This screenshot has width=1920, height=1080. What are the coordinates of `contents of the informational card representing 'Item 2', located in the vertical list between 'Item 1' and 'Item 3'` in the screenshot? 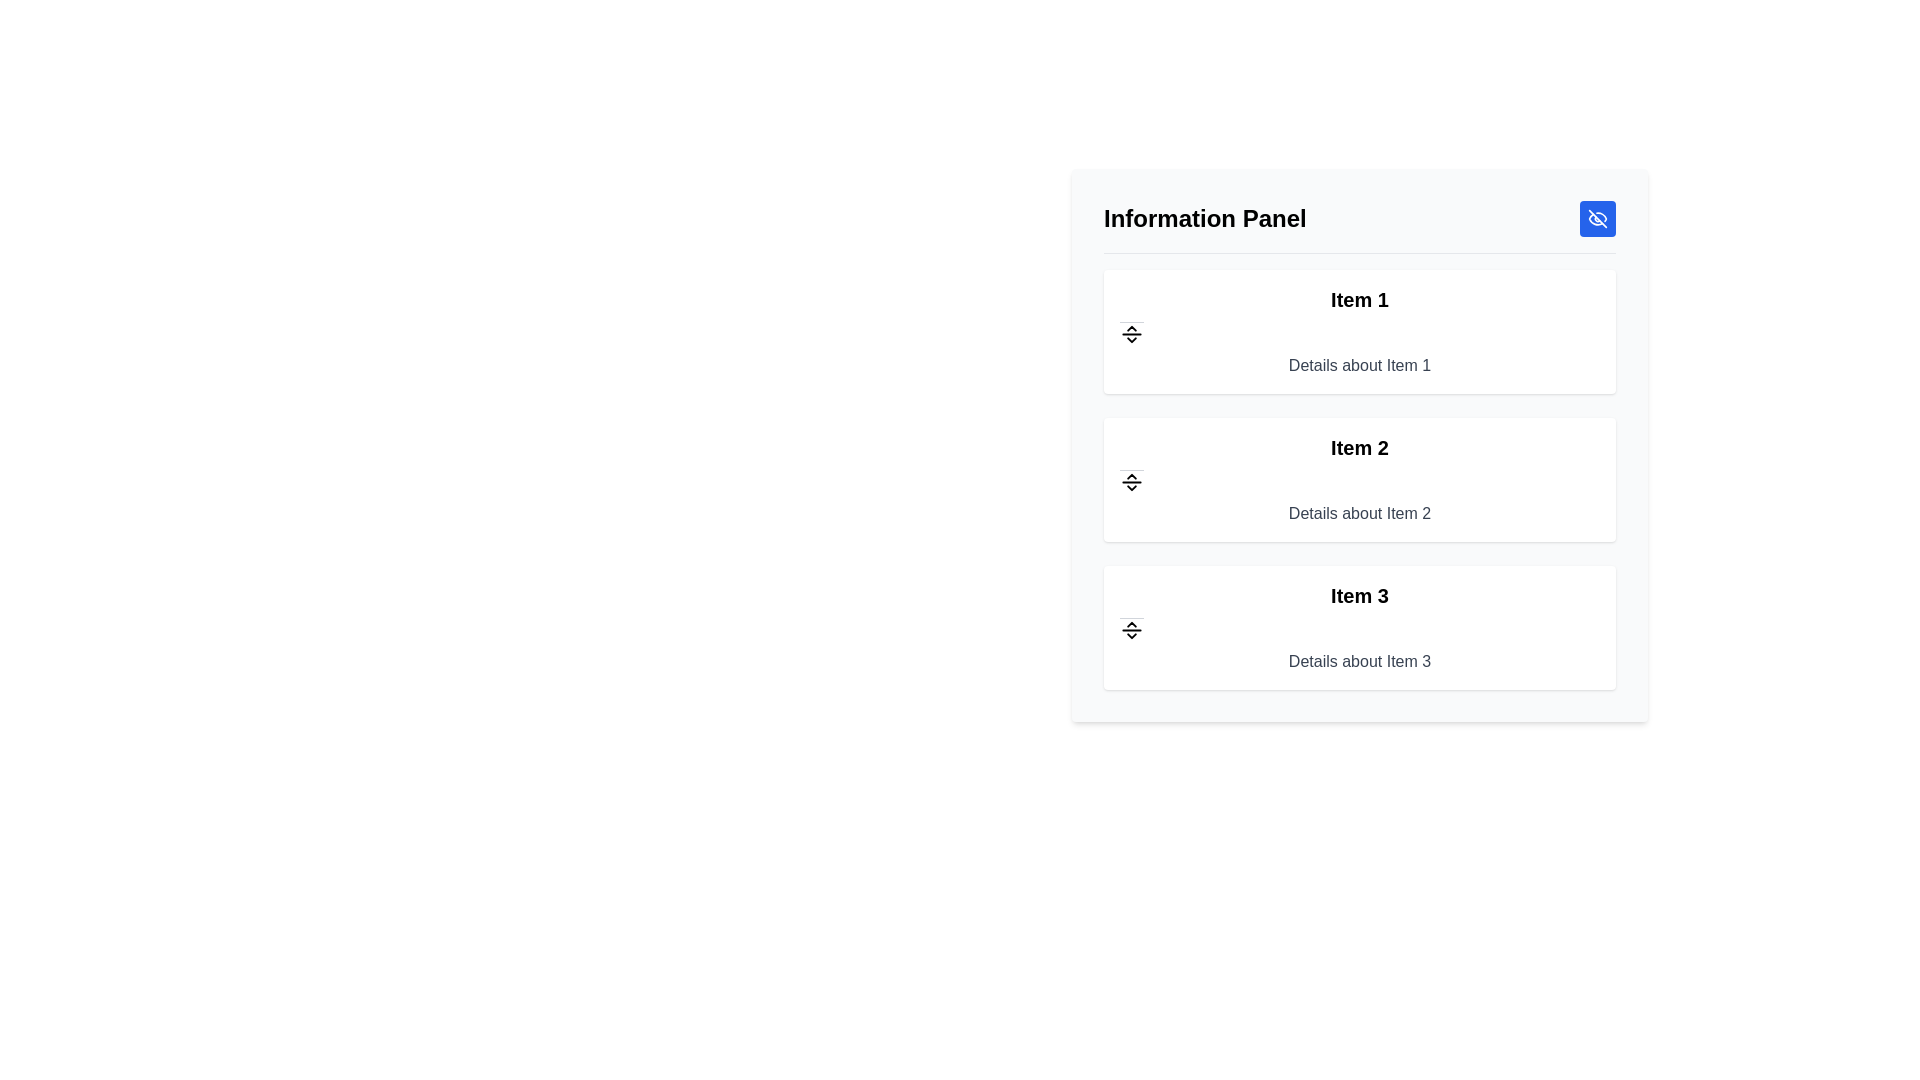 It's located at (1359, 479).